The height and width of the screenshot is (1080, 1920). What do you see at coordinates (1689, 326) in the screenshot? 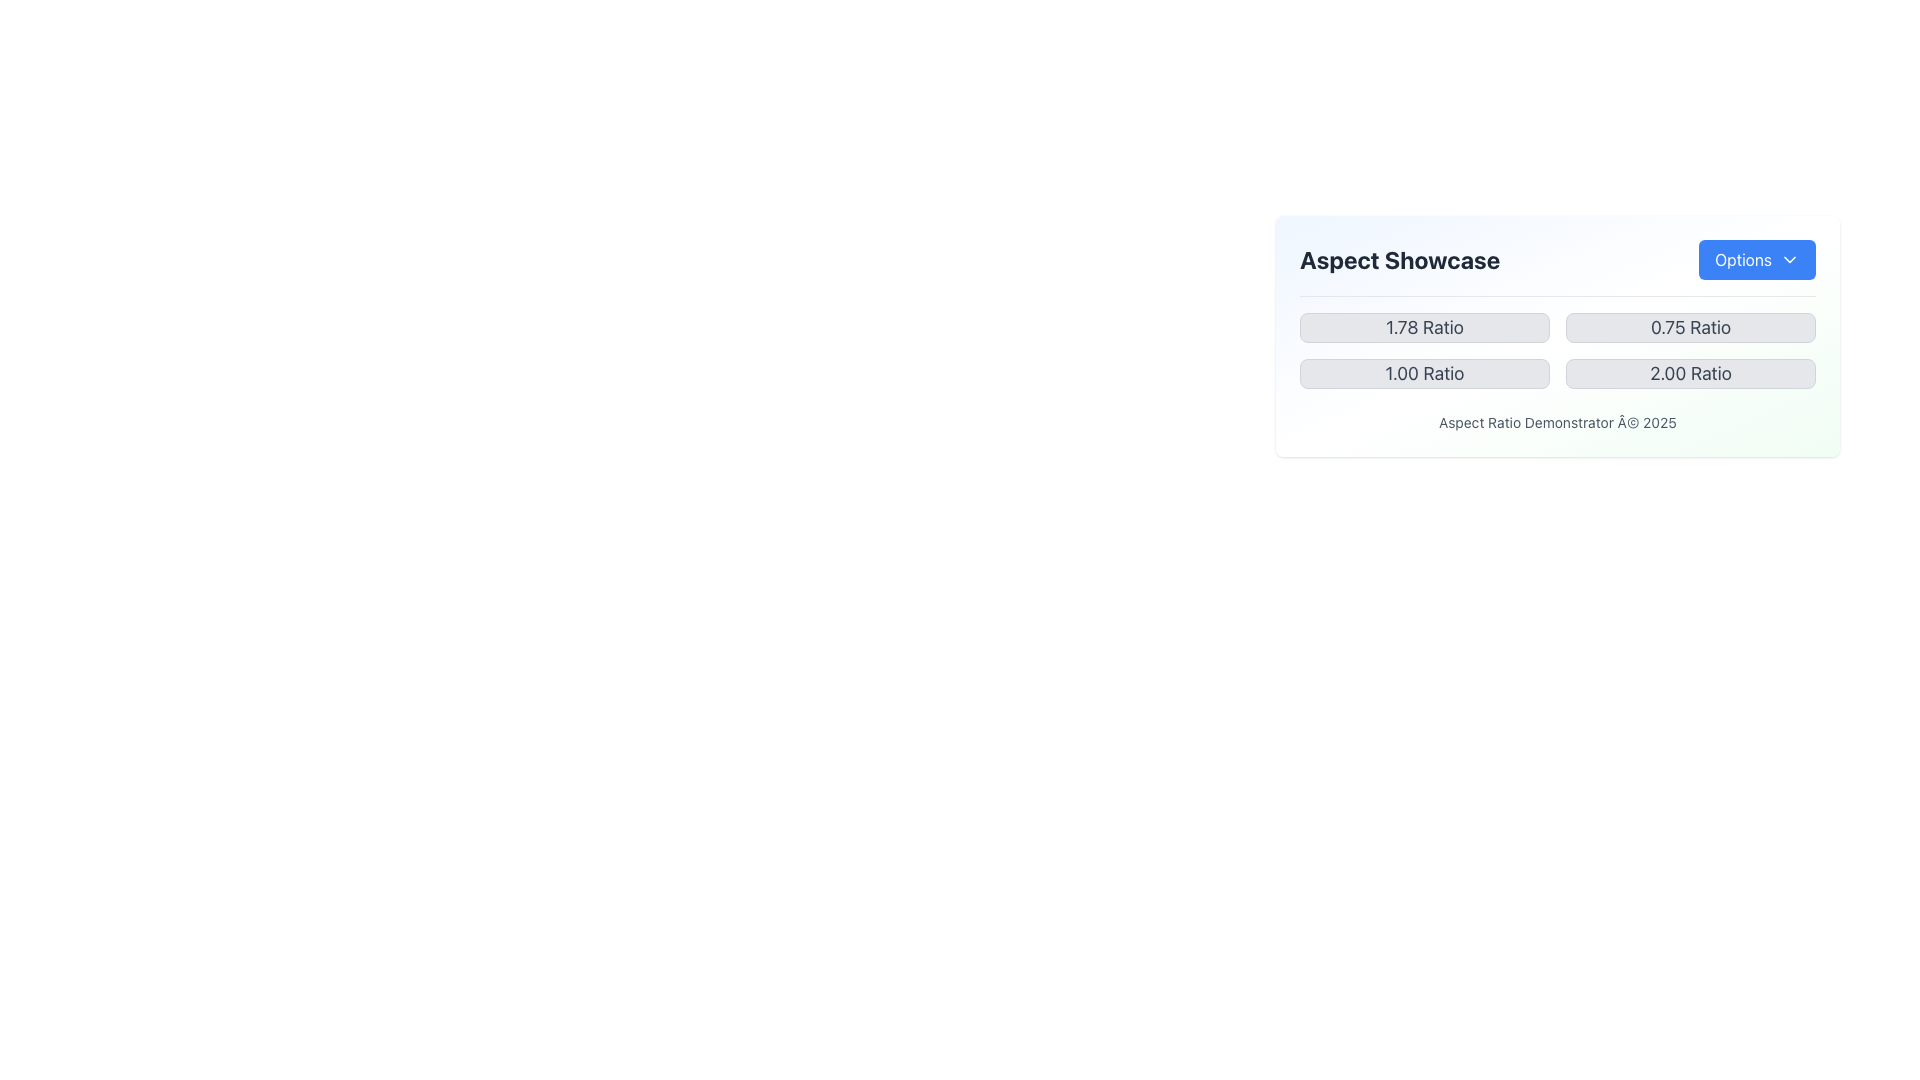
I see `the '0.75 Ratio' button, which is the second button in a grid of four` at bounding box center [1689, 326].